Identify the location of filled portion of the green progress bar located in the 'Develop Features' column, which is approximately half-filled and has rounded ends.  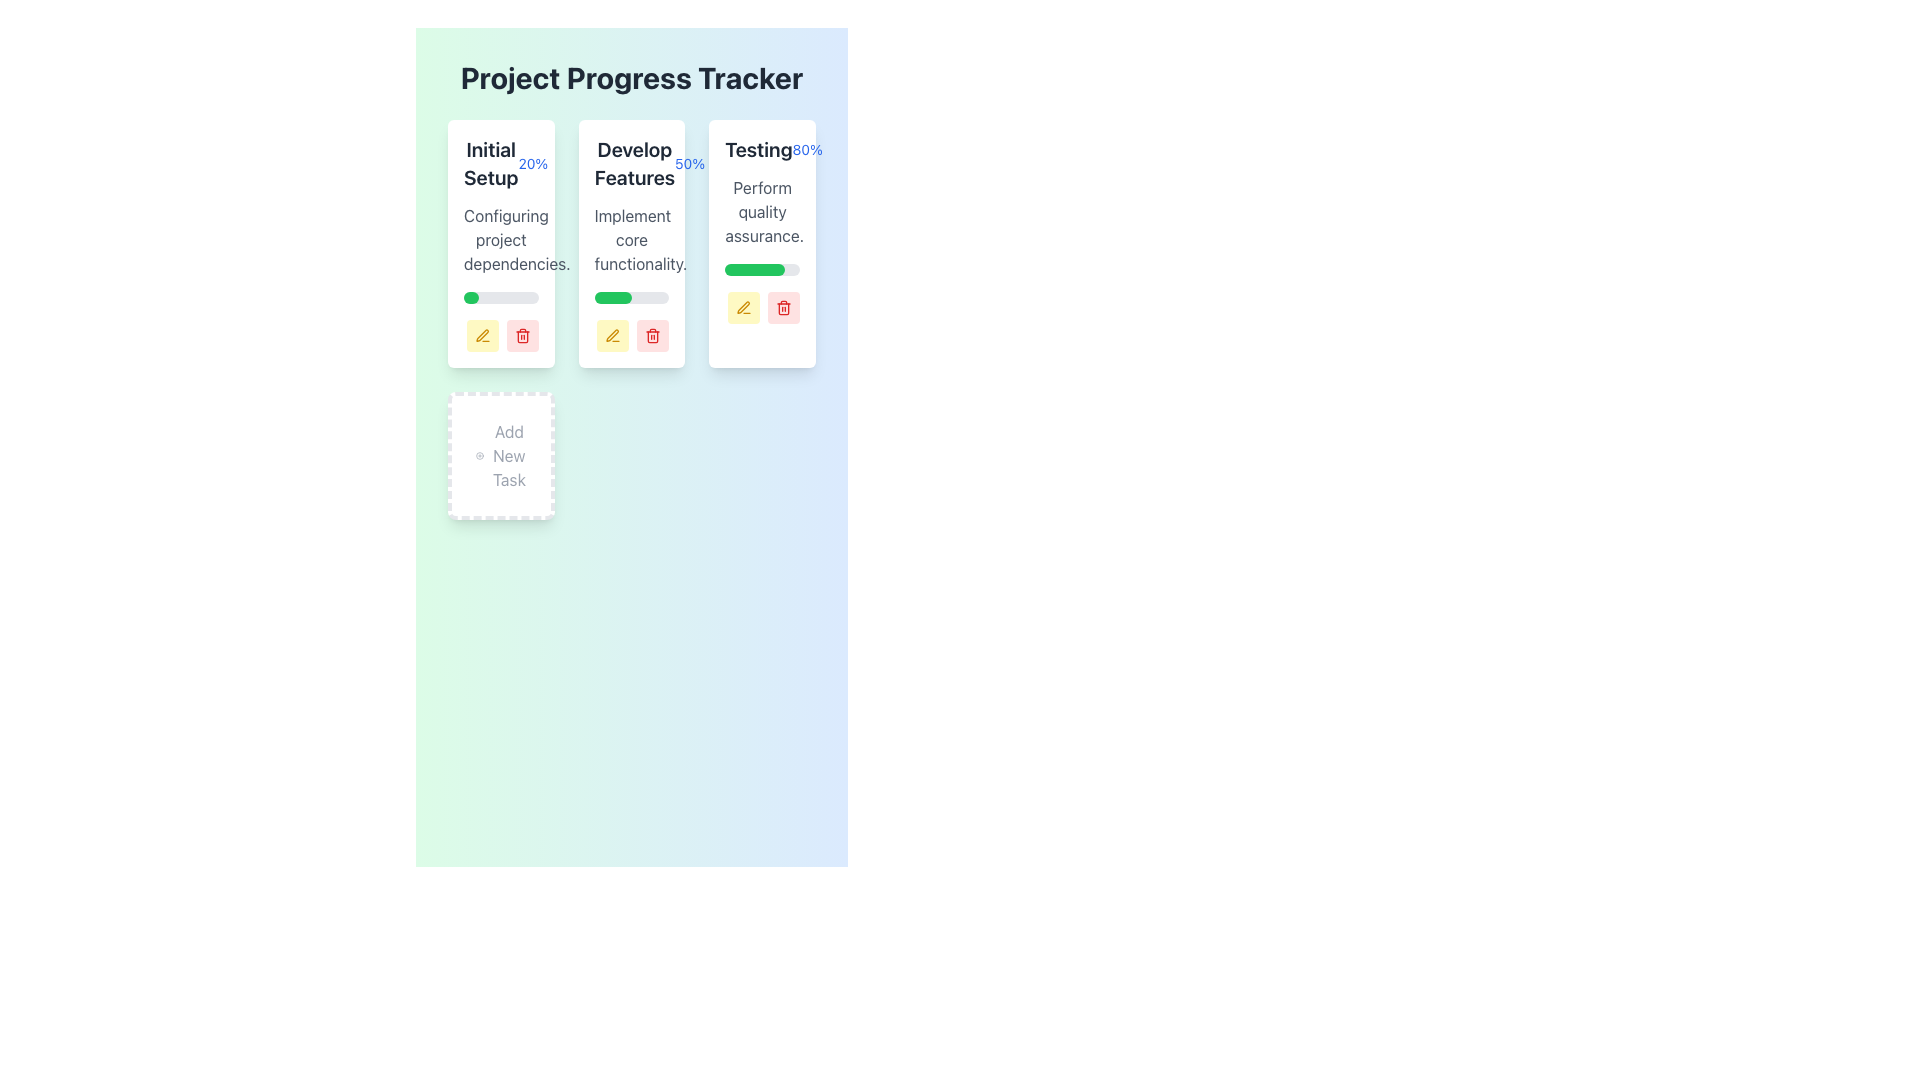
(612, 297).